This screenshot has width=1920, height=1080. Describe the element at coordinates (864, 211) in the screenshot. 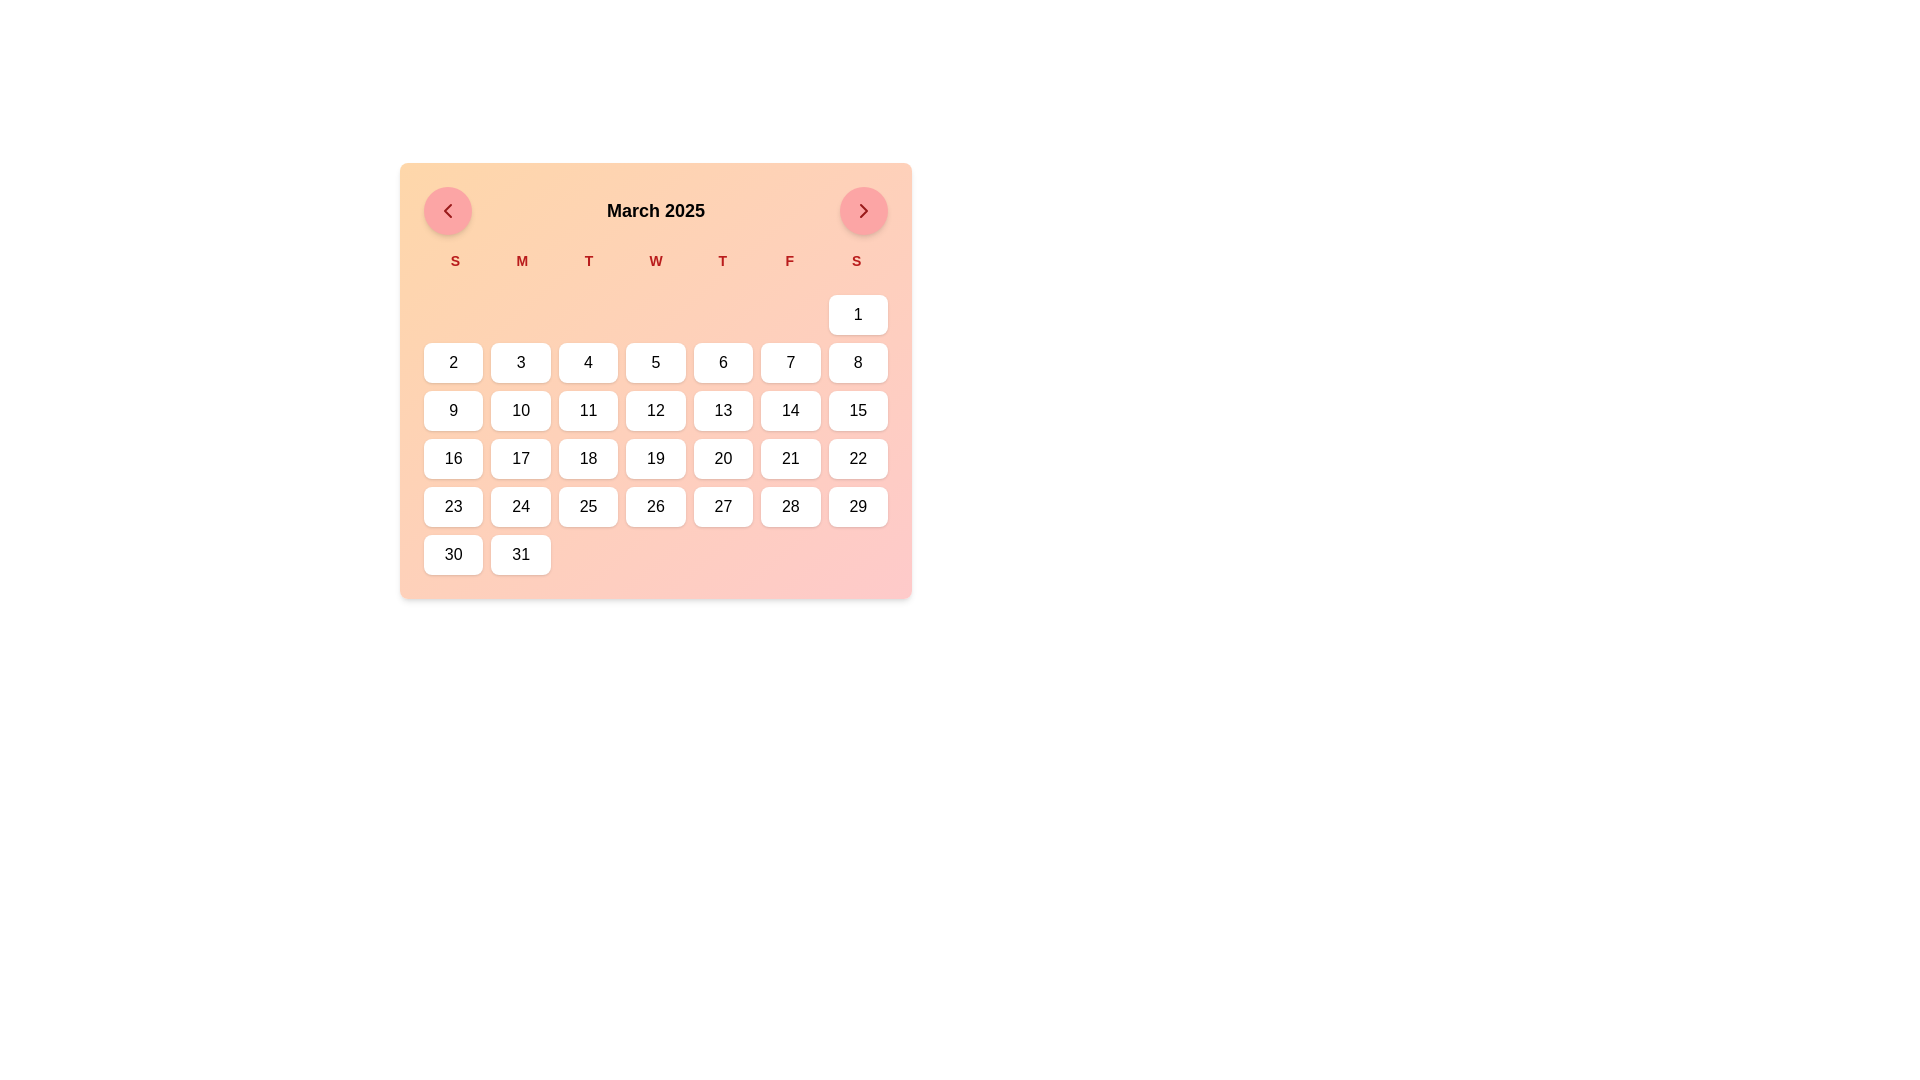

I see `the right-pointing chevron icon located in the top-right side of the calendar interface to trigger navigation` at that location.